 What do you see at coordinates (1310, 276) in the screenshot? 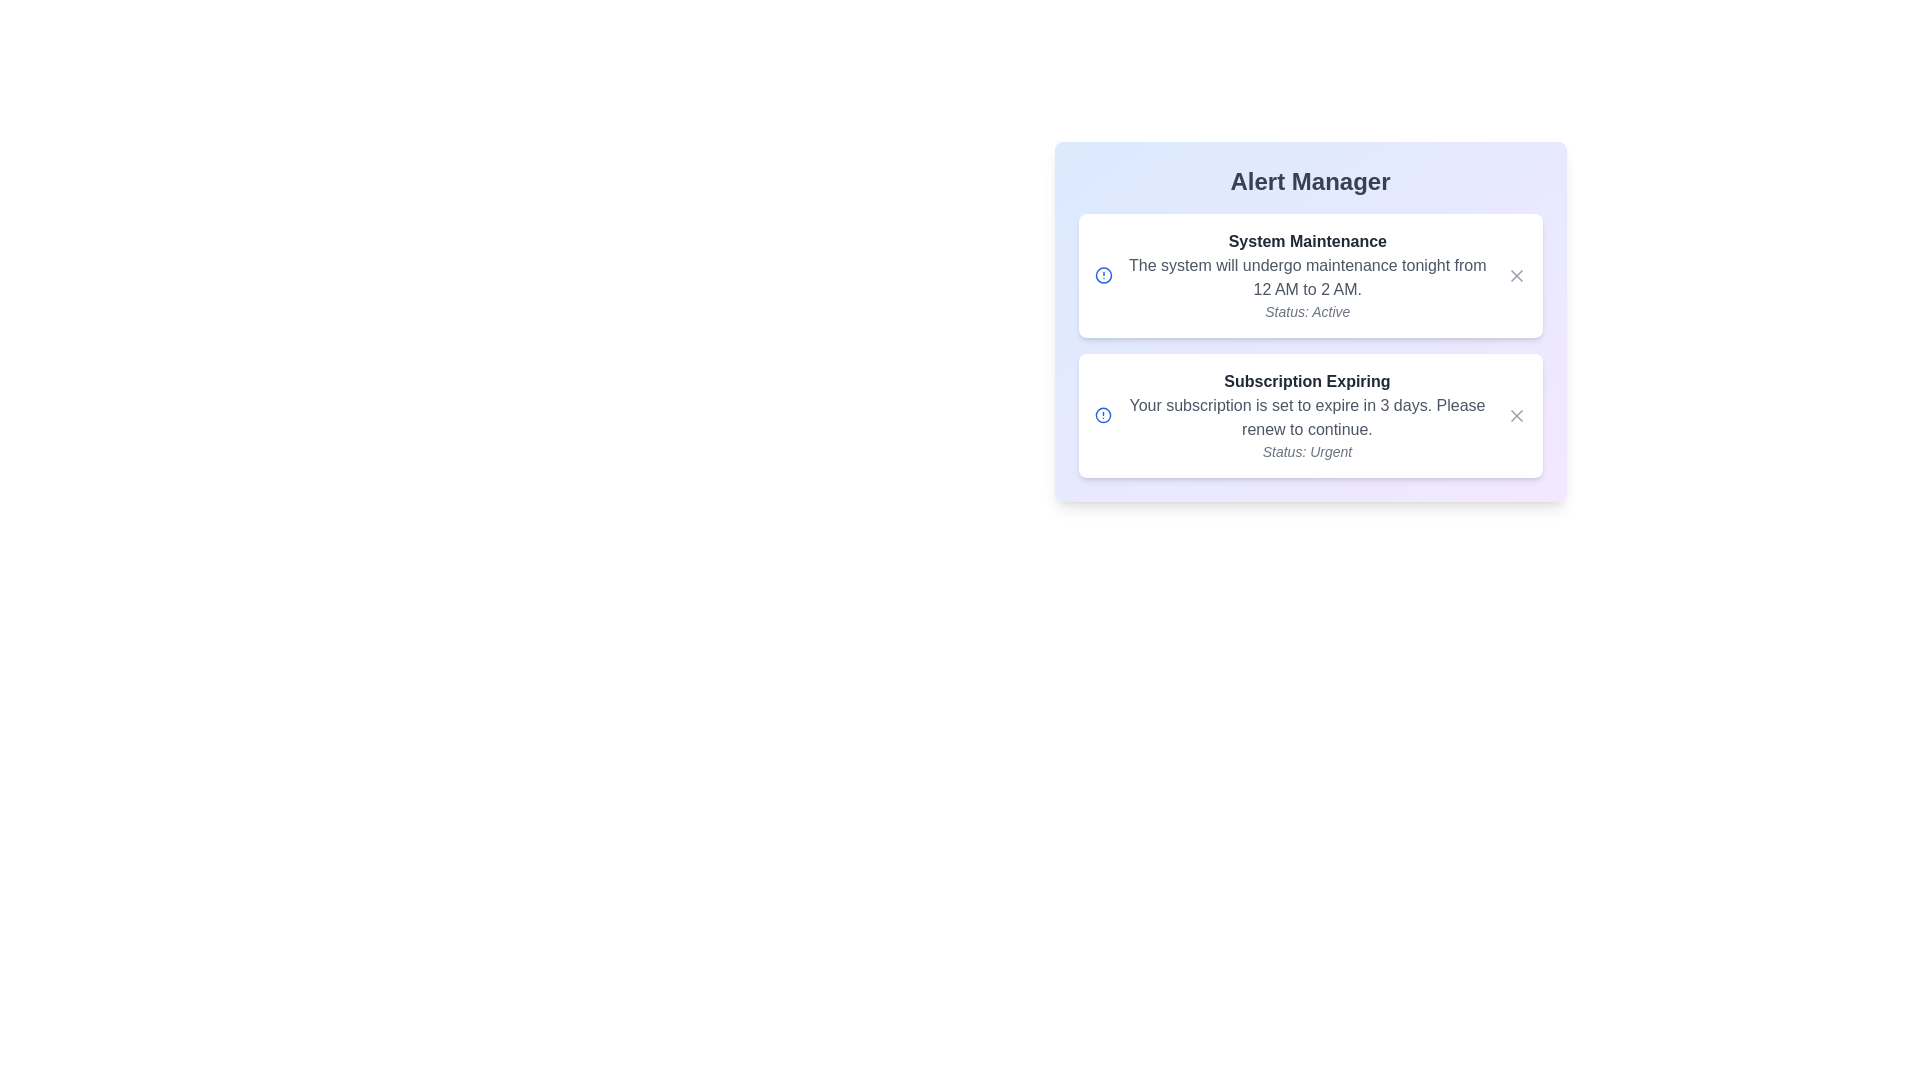
I see `the alert item to display its details` at bounding box center [1310, 276].